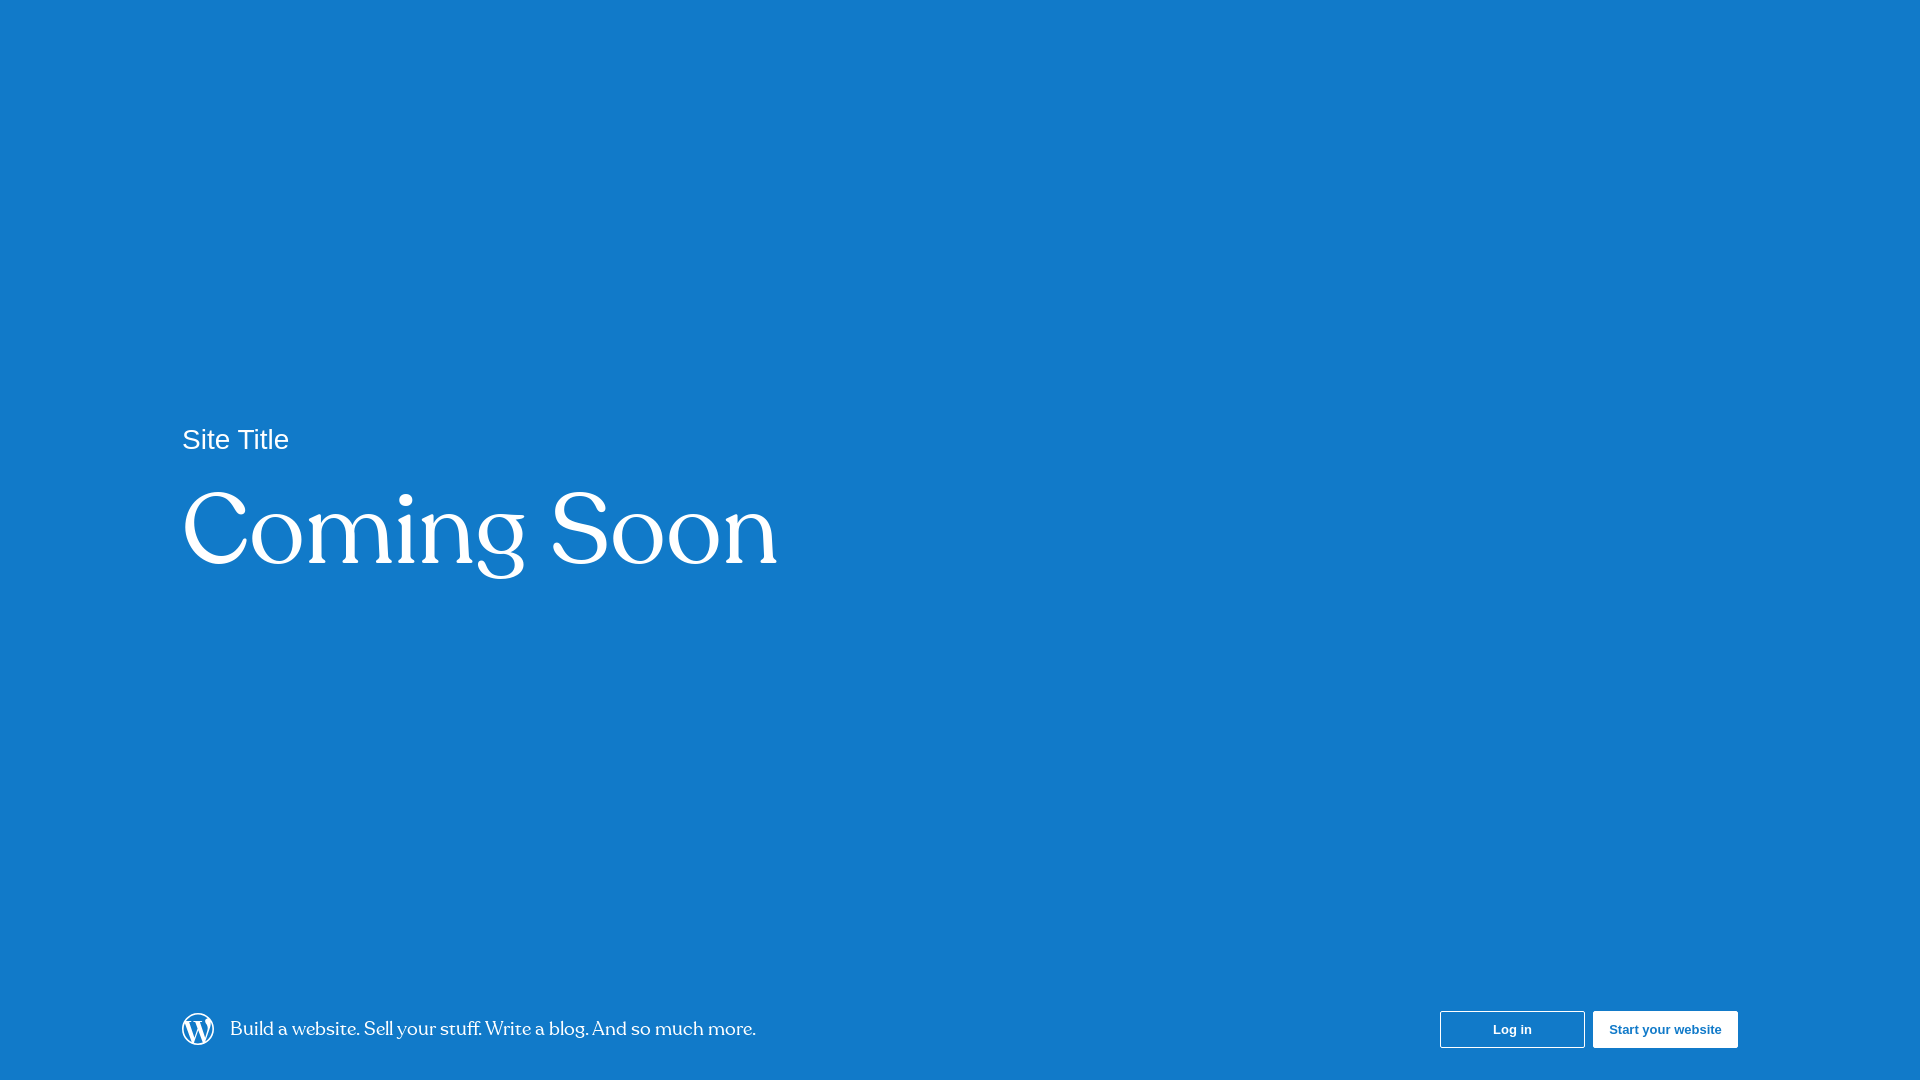 The image size is (1920, 1080). Describe the element at coordinates (1512, 1029) in the screenshot. I see `'Log in'` at that location.